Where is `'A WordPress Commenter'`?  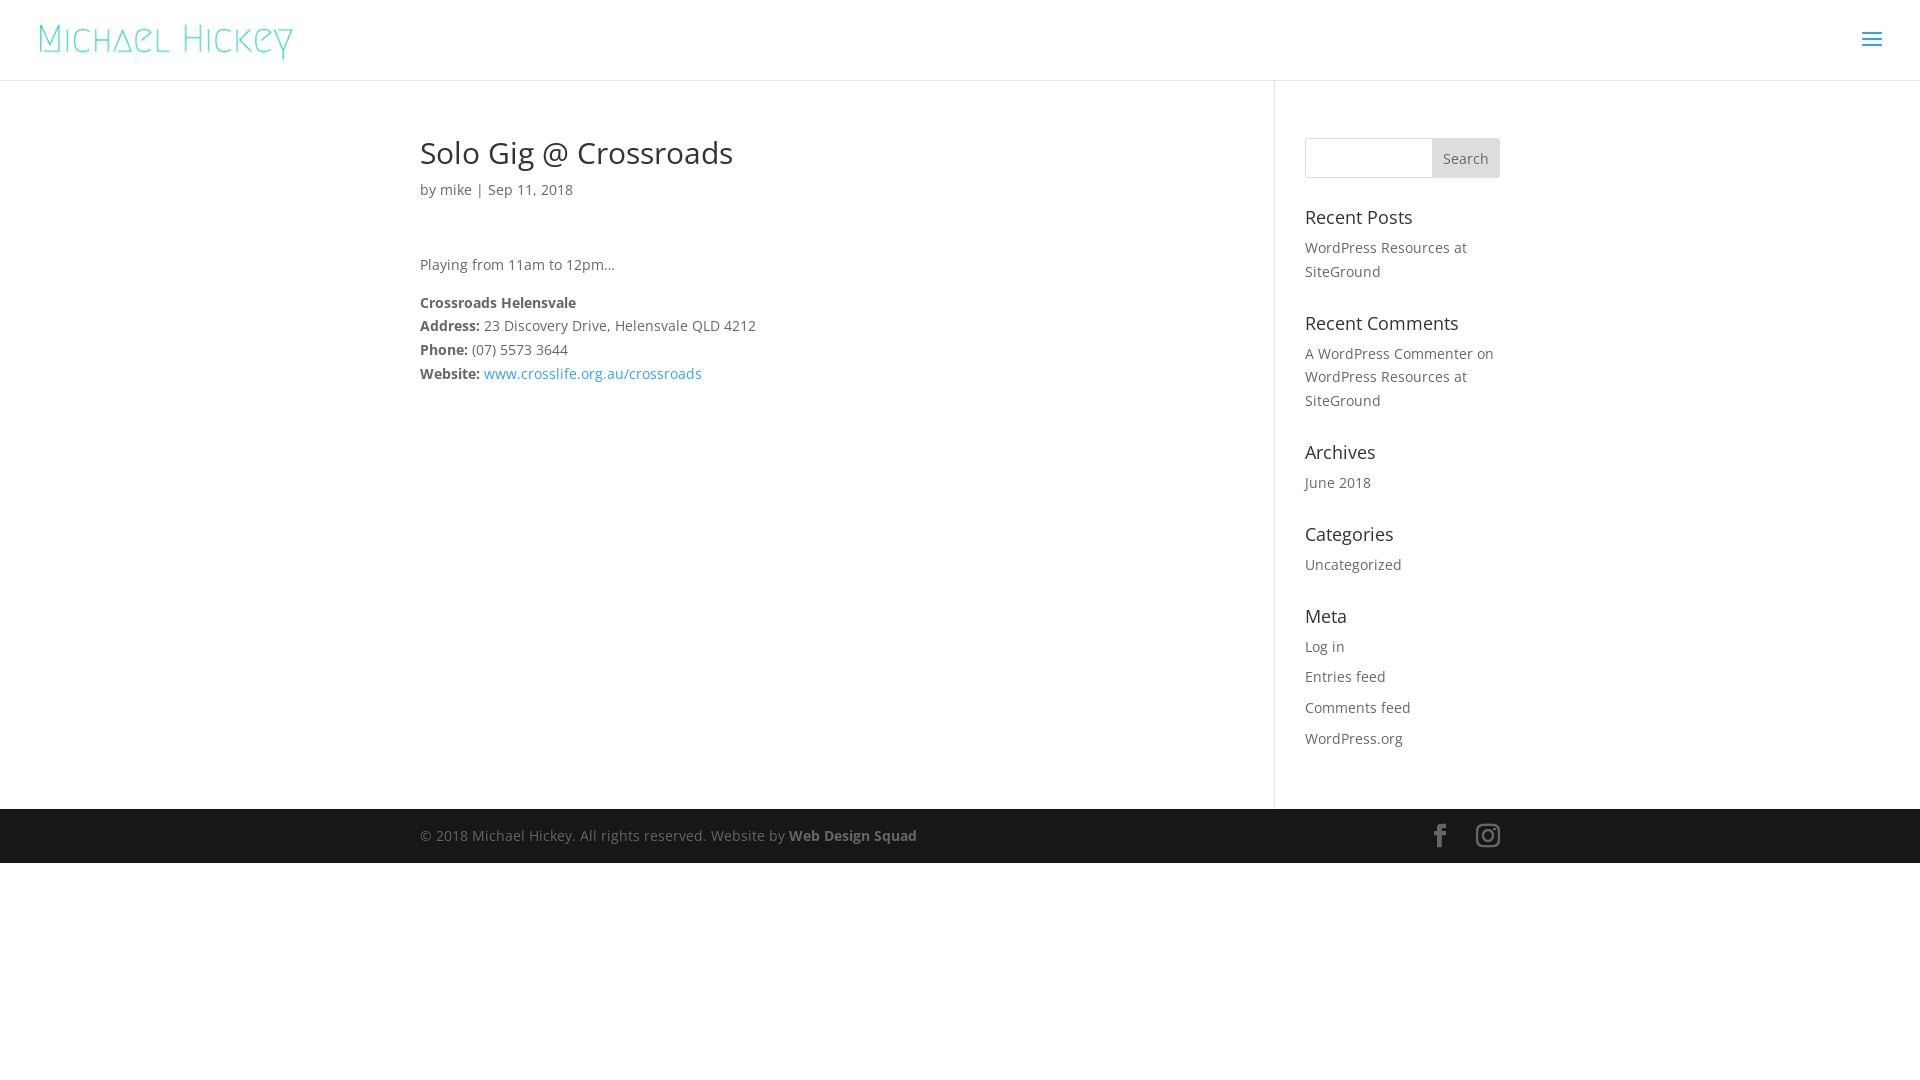 'A WordPress Commenter' is located at coordinates (1387, 352).